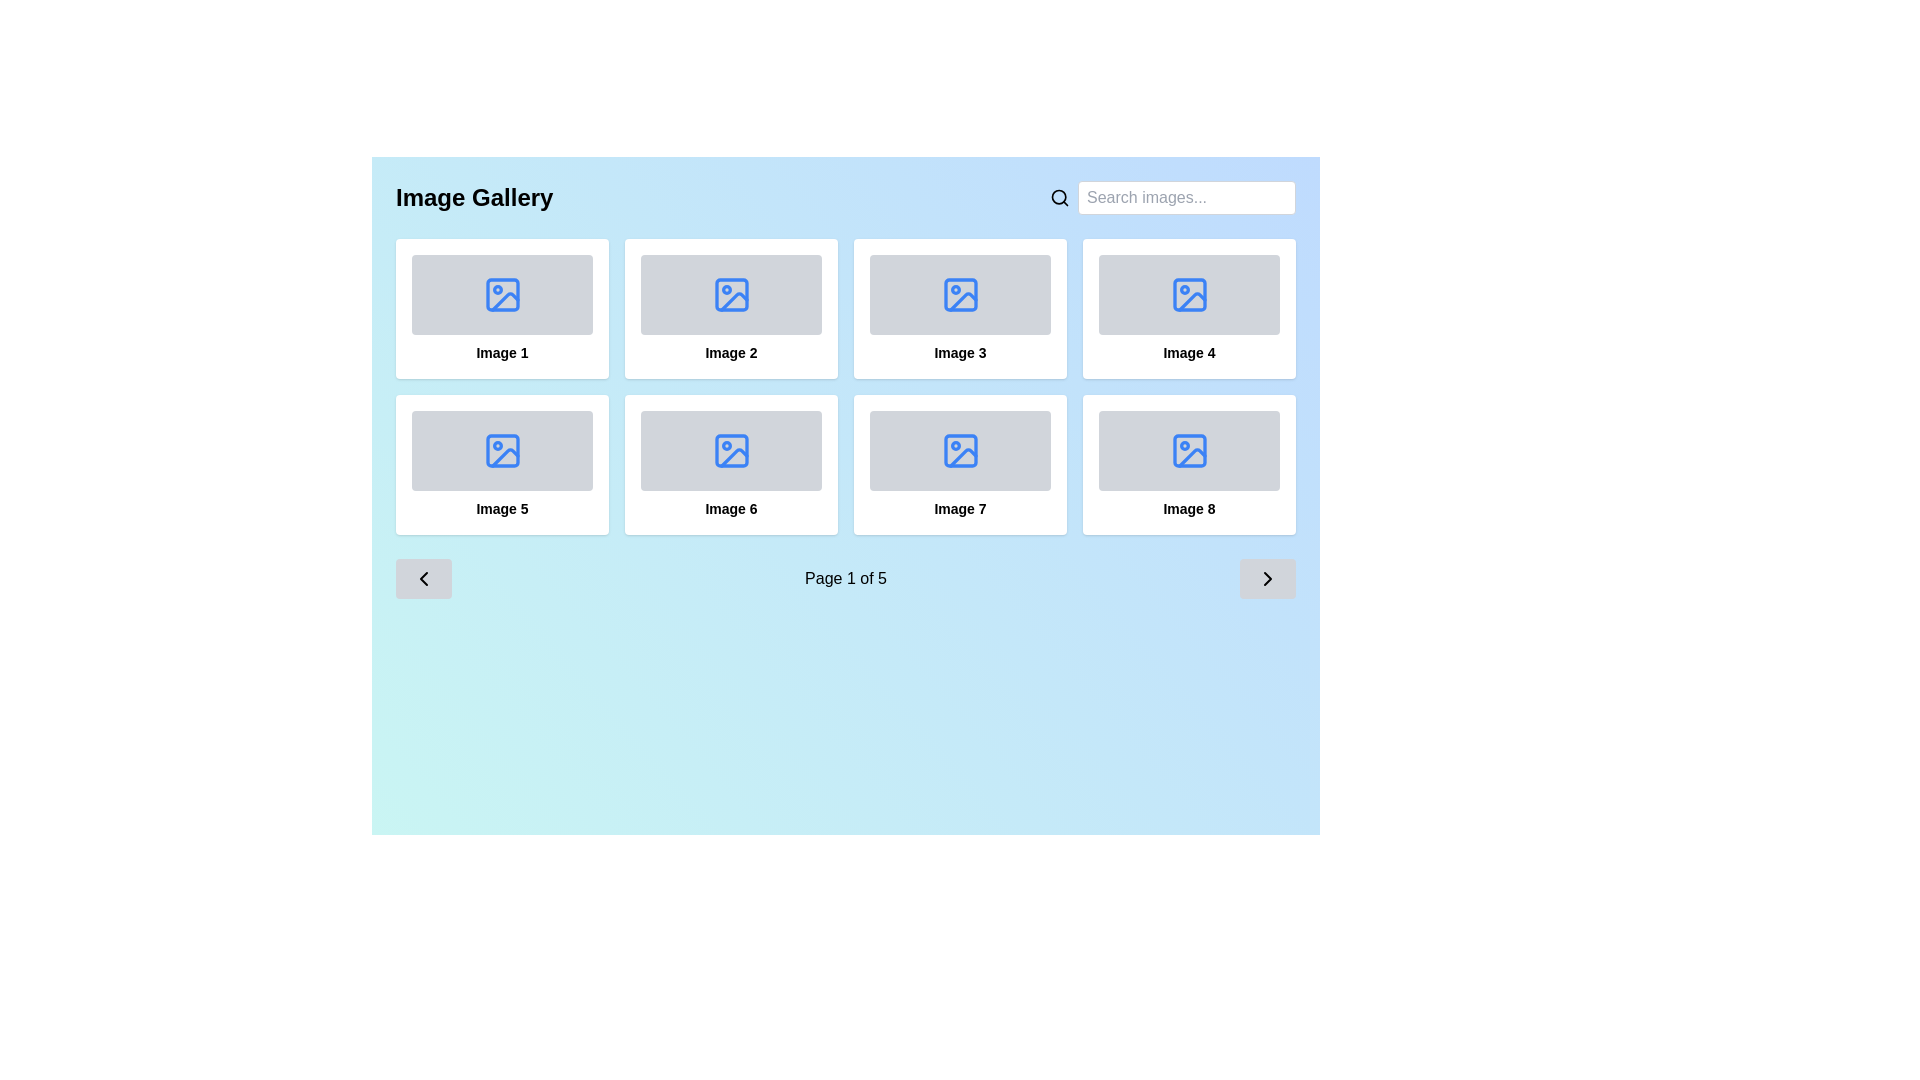  What do you see at coordinates (502, 451) in the screenshot?
I see `the image placeholder icon in the second row and first column of the gallery grid` at bounding box center [502, 451].